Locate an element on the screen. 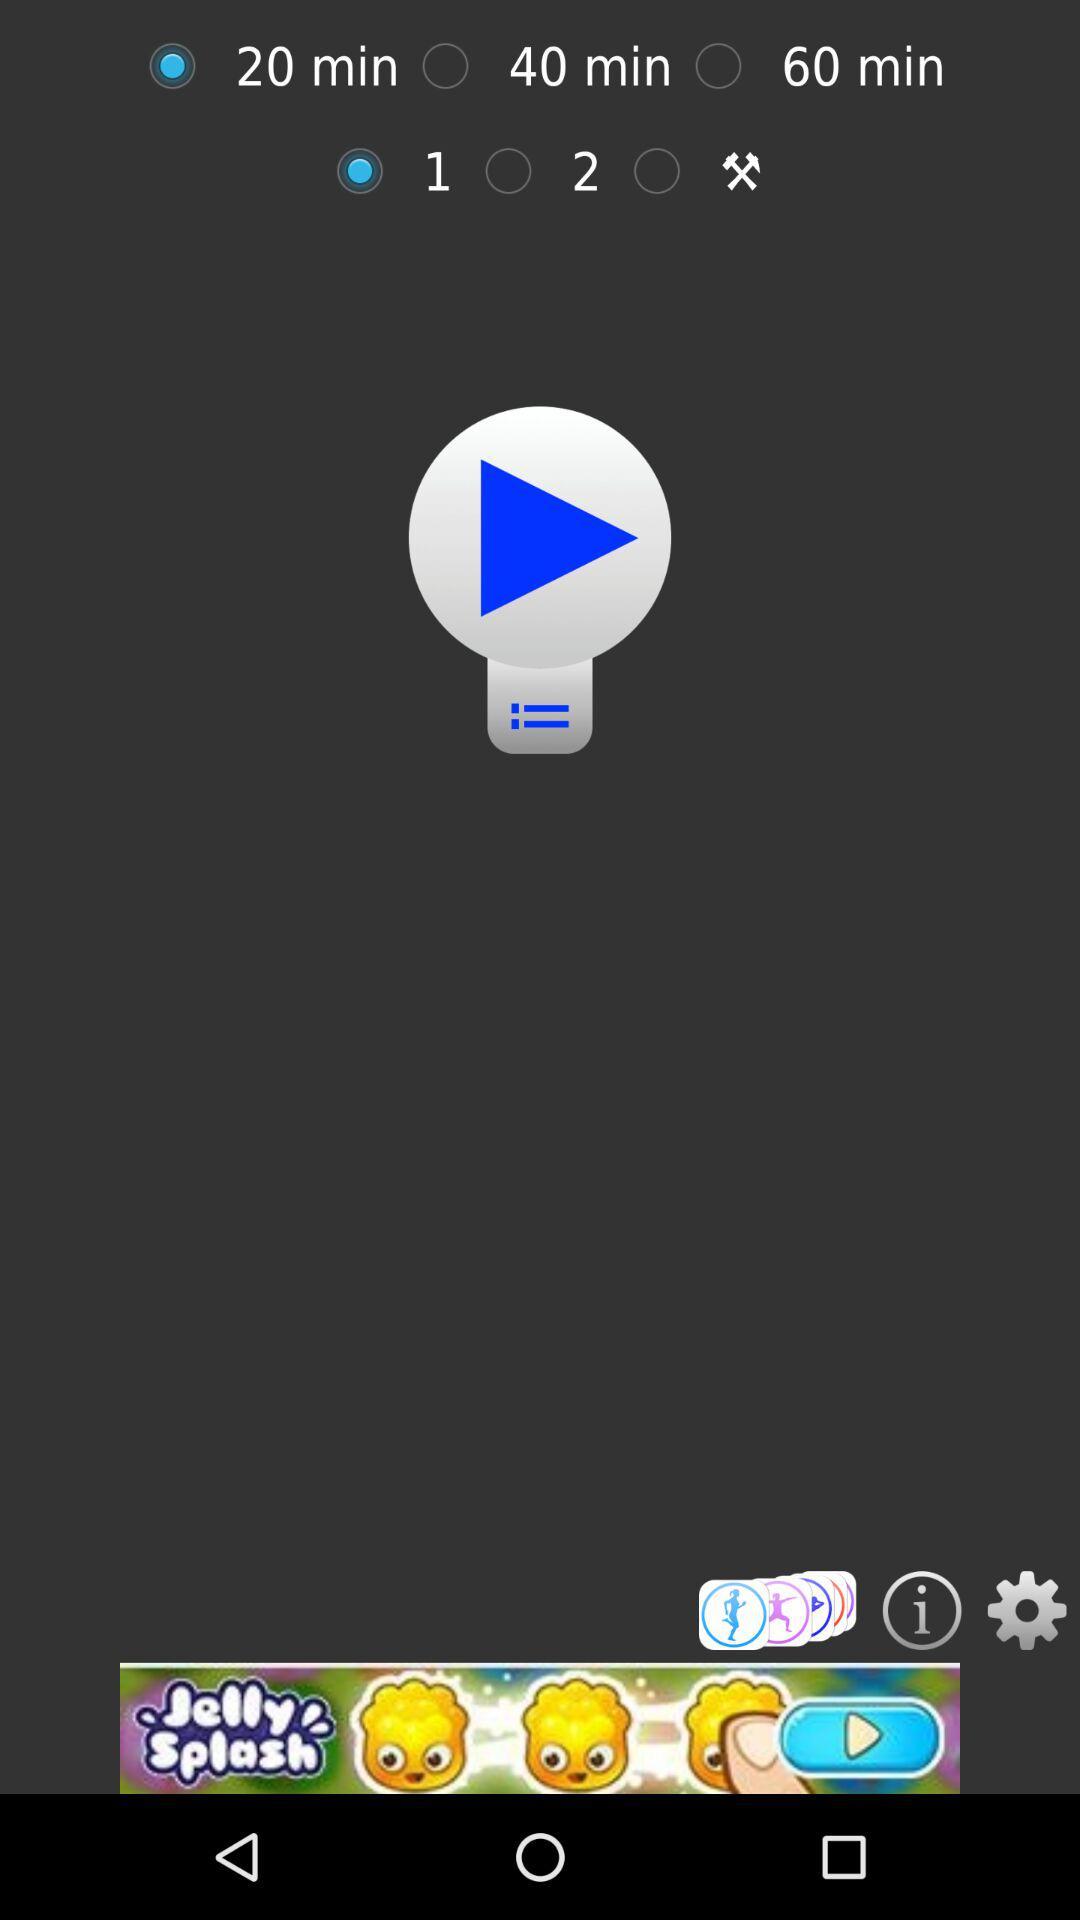 The height and width of the screenshot is (1920, 1080). button is located at coordinates (540, 537).